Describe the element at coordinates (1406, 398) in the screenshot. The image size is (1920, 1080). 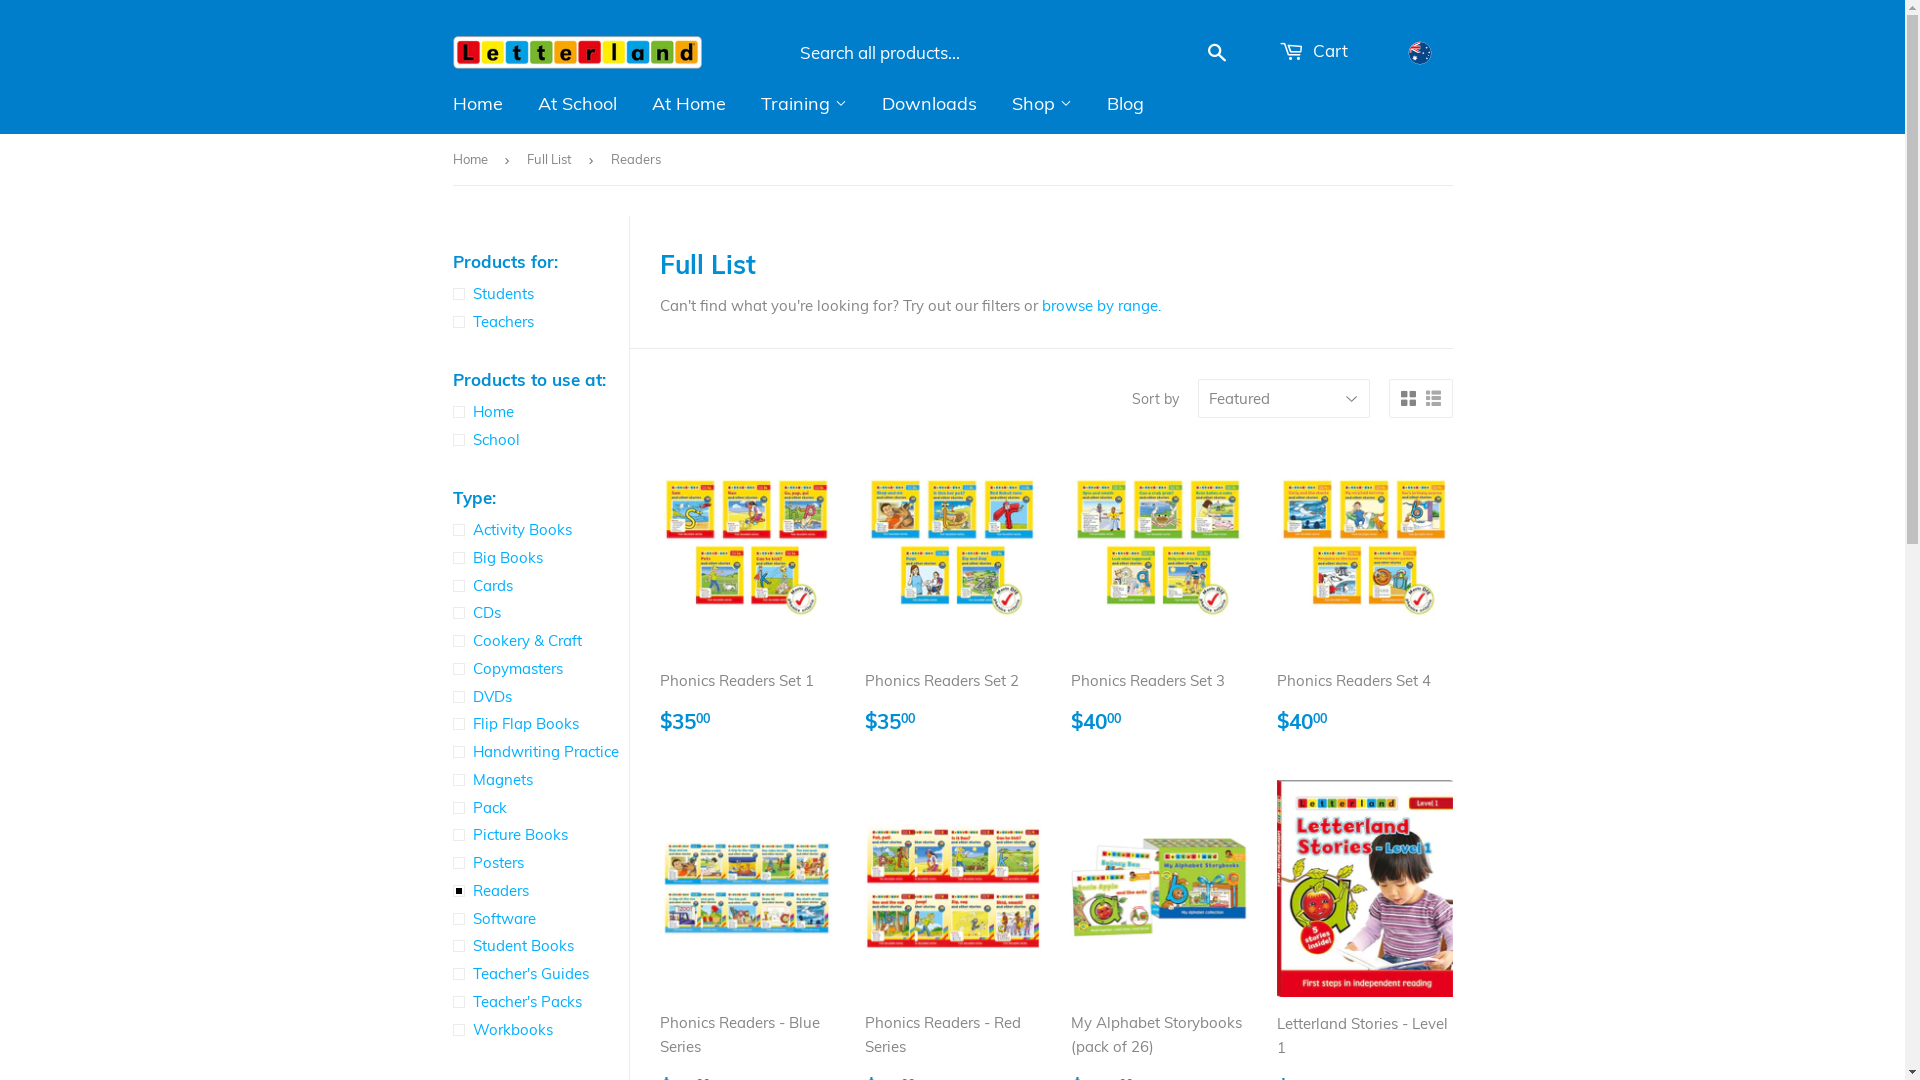
I see `'Grid view'` at that location.